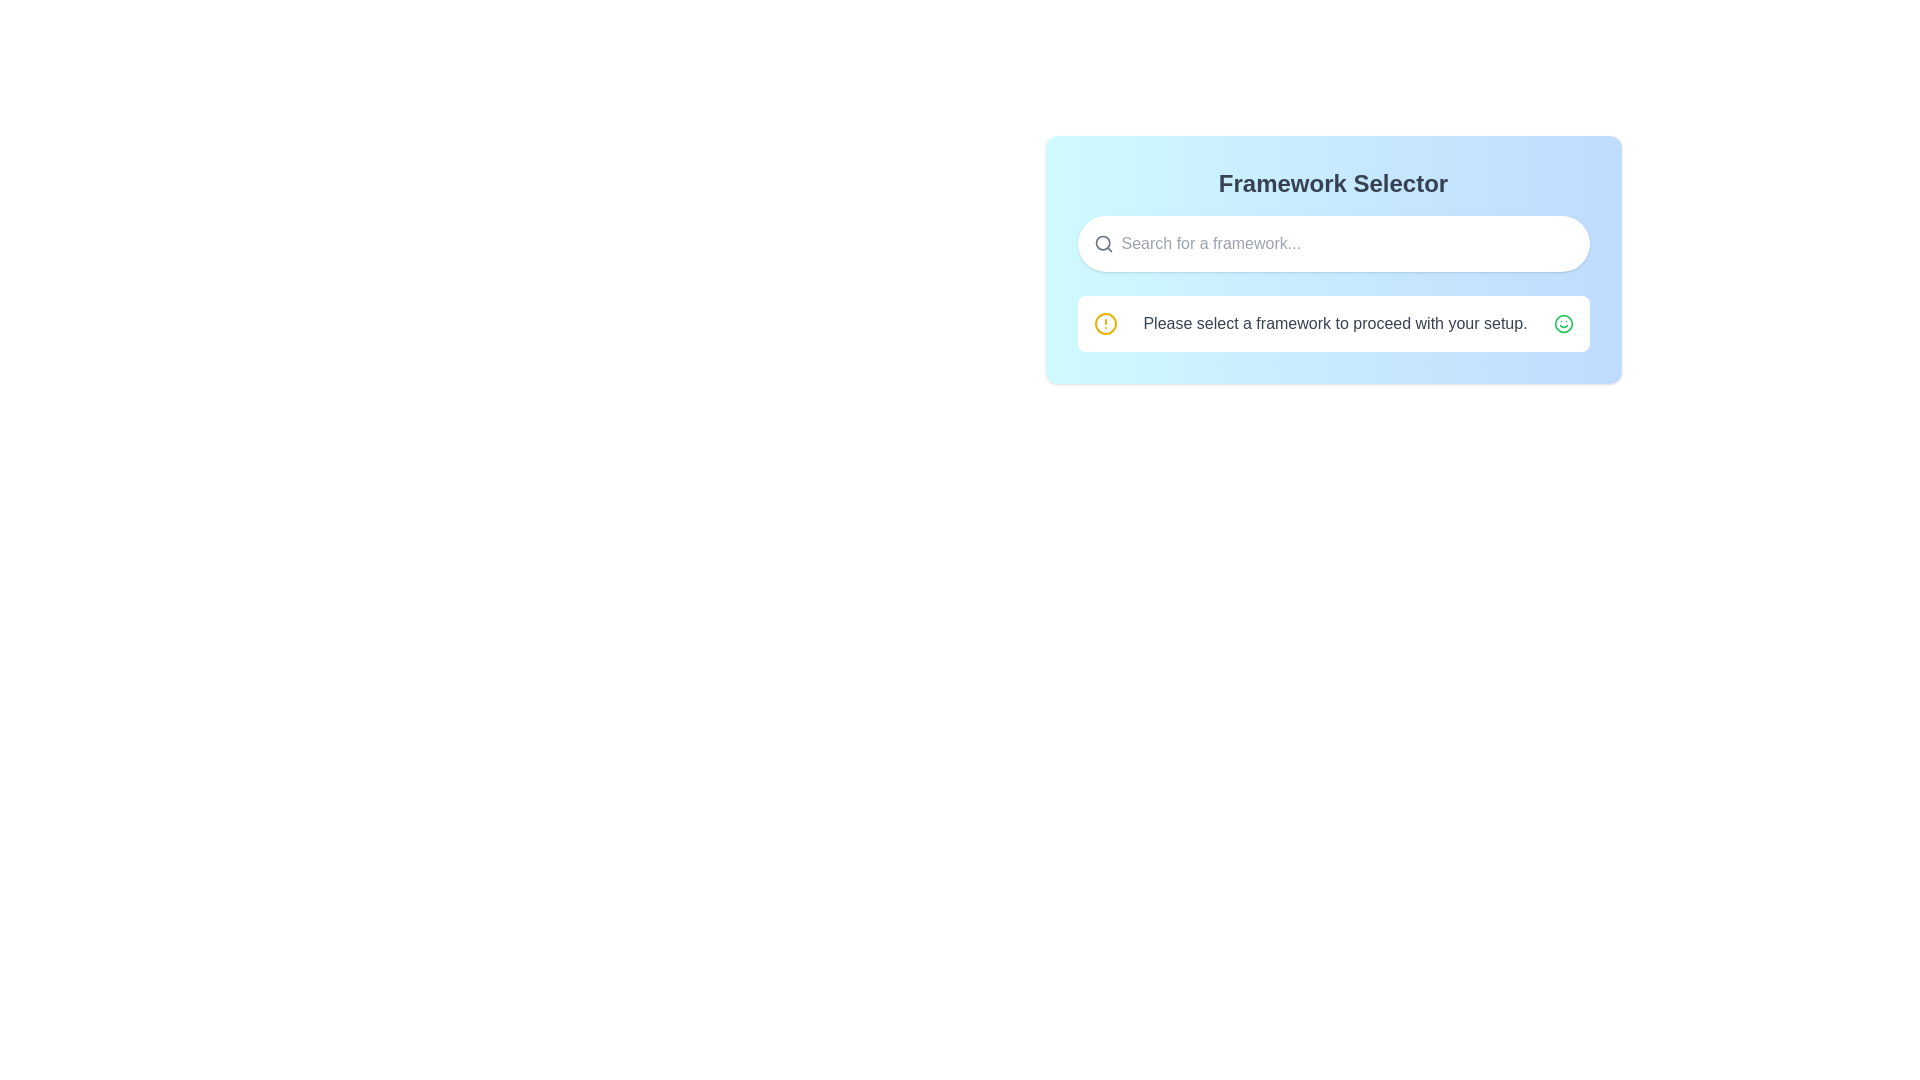 The width and height of the screenshot is (1920, 1080). What do you see at coordinates (1562, 323) in the screenshot?
I see `the large circular component of the smiley face icon, which is adjacent to the message 'Please select a framework to proceed with your setup.'` at bounding box center [1562, 323].